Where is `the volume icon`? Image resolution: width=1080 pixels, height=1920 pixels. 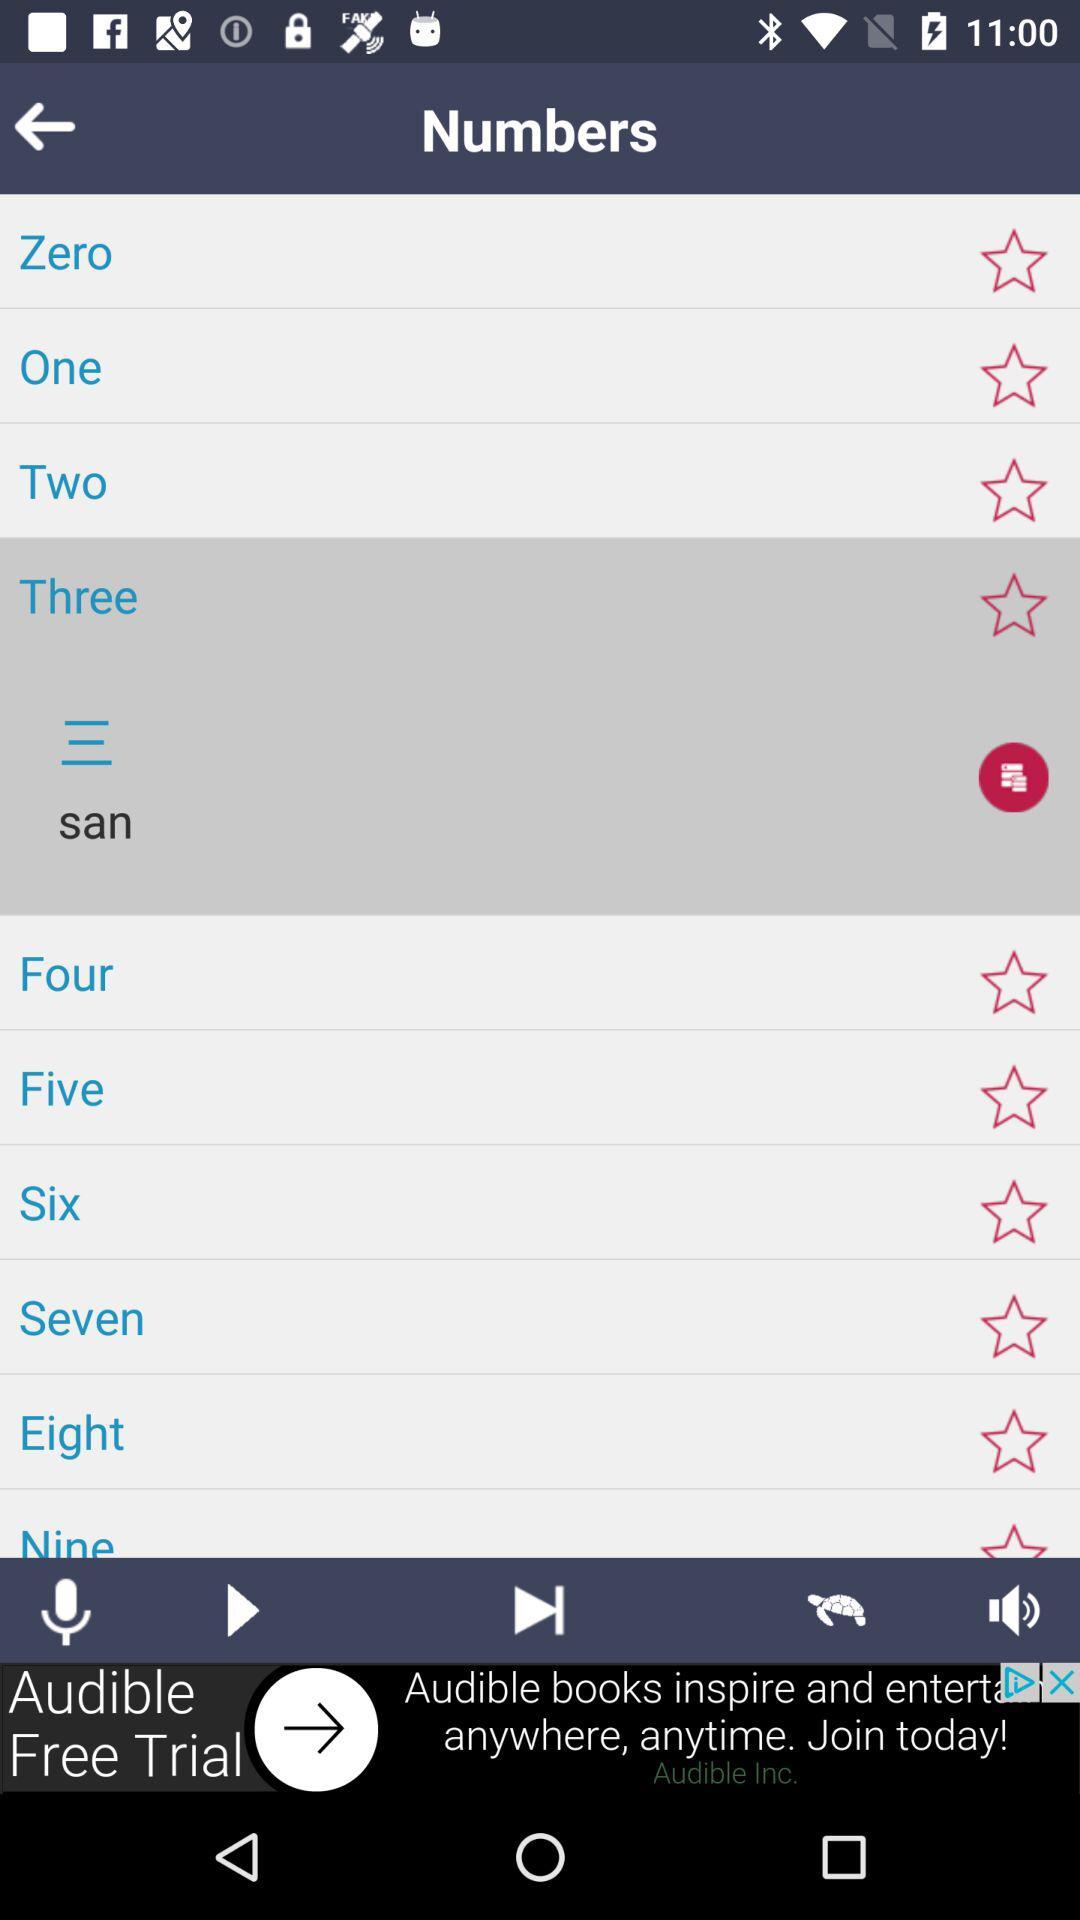
the volume icon is located at coordinates (1014, 1610).